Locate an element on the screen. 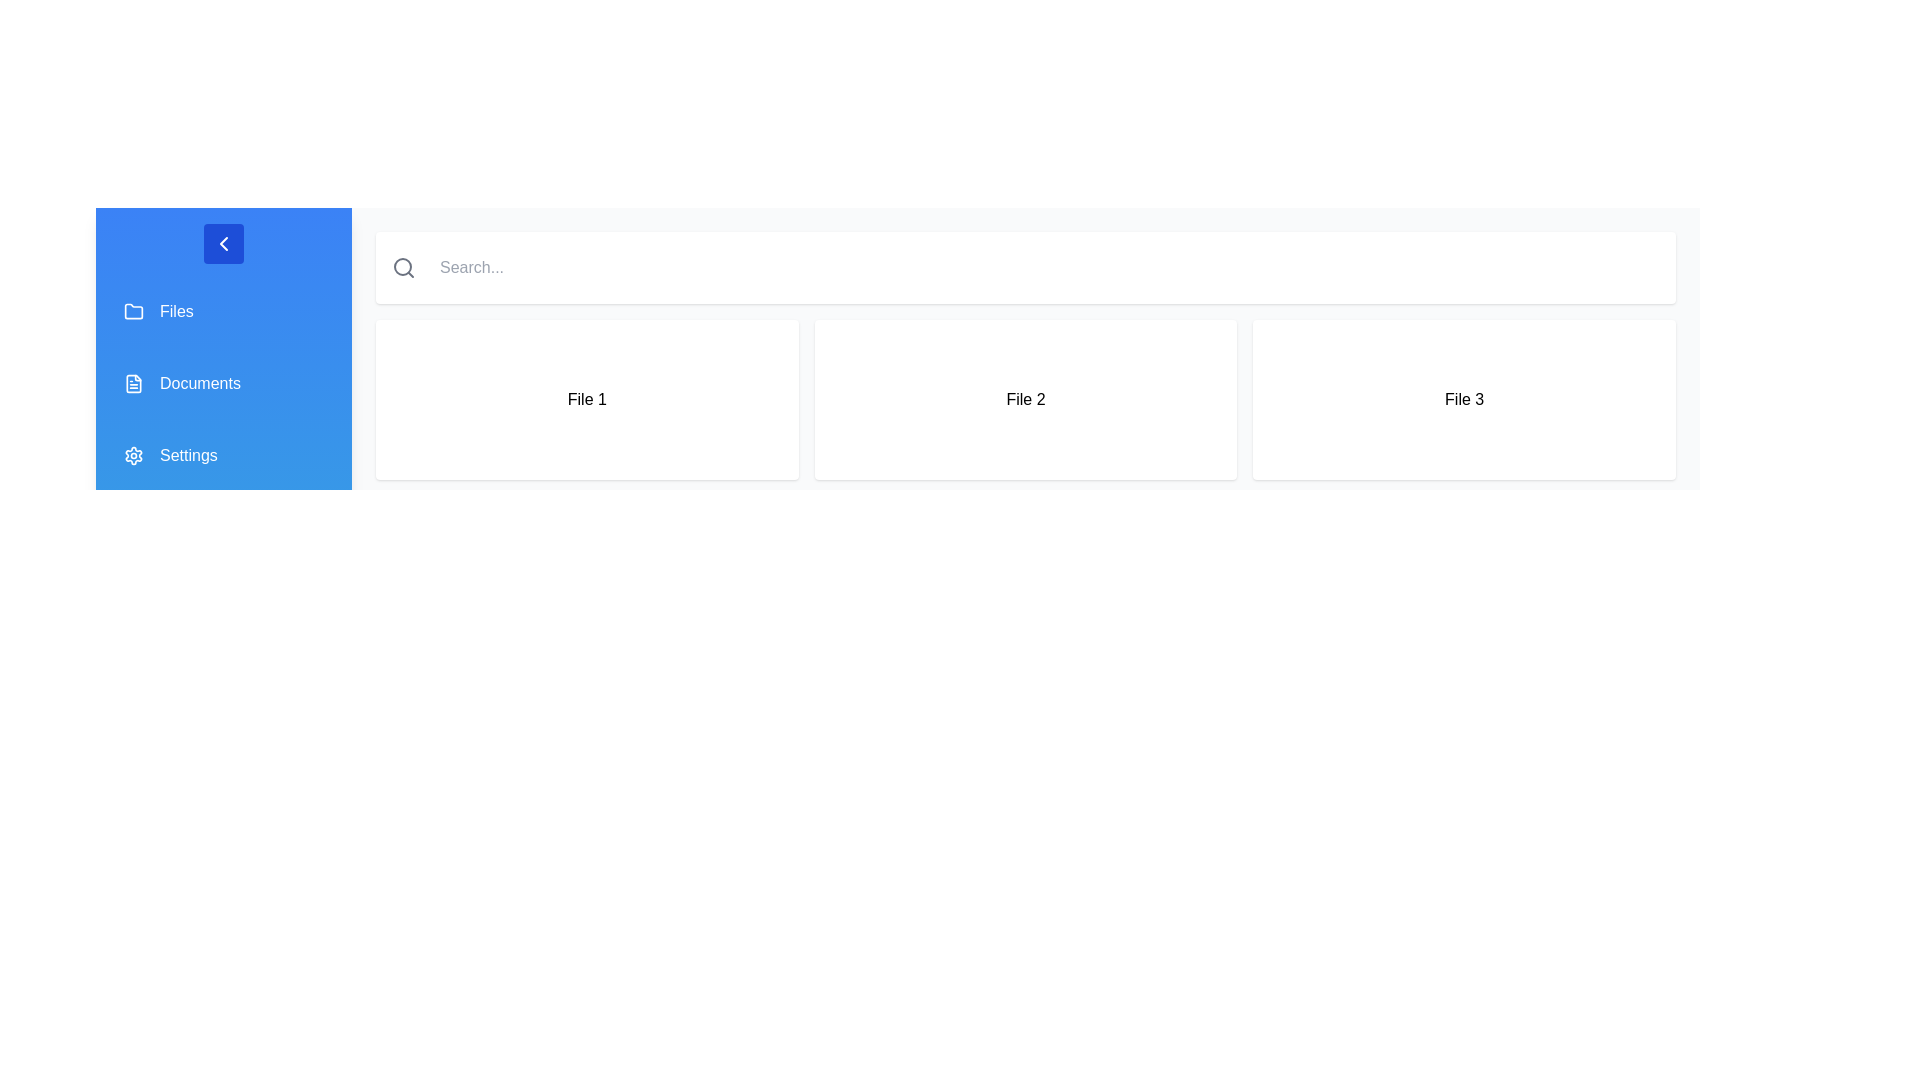 This screenshot has width=1920, height=1080. the toggle button in the sidebar to toggle its visibility is located at coordinates (224, 242).